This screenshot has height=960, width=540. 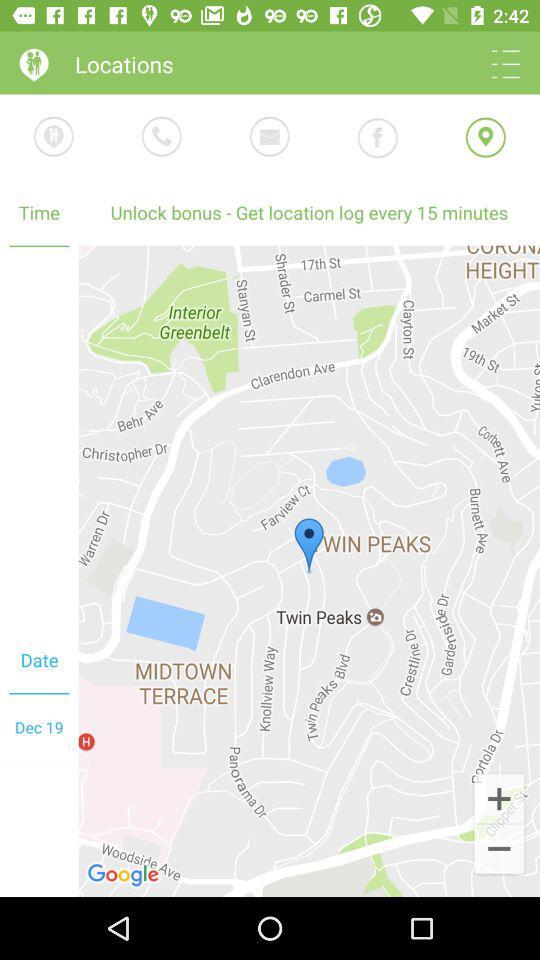 What do you see at coordinates (498, 798) in the screenshot?
I see `the  symbol` at bounding box center [498, 798].